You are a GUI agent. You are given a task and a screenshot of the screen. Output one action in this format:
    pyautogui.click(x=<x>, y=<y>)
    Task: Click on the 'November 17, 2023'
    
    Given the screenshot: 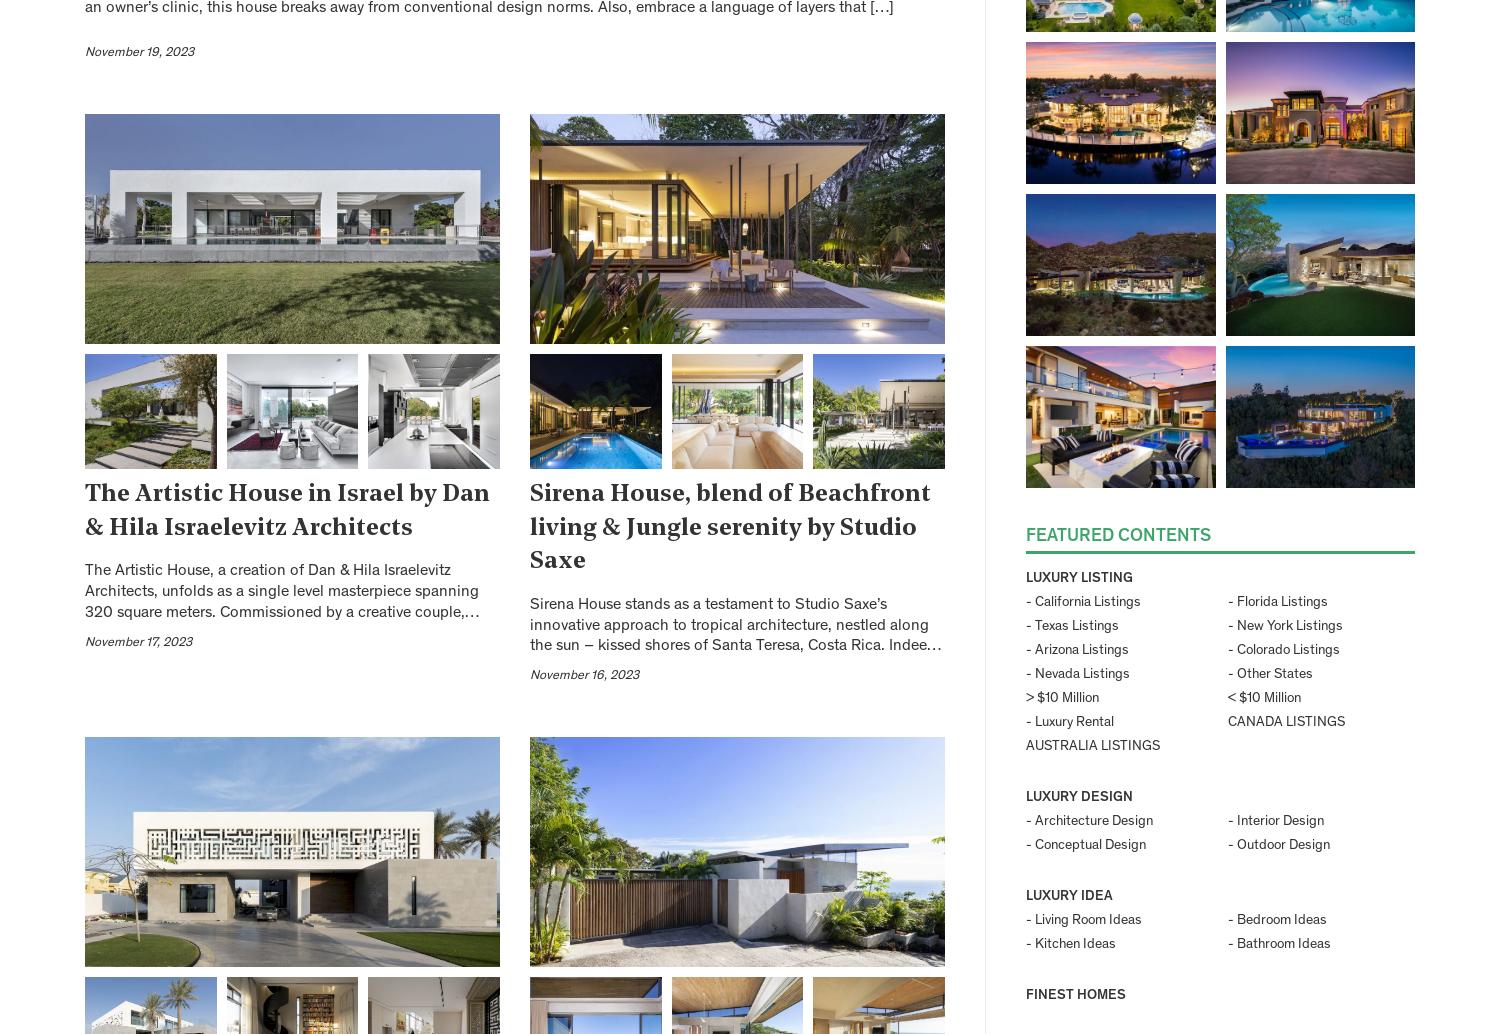 What is the action you would take?
    pyautogui.click(x=138, y=642)
    